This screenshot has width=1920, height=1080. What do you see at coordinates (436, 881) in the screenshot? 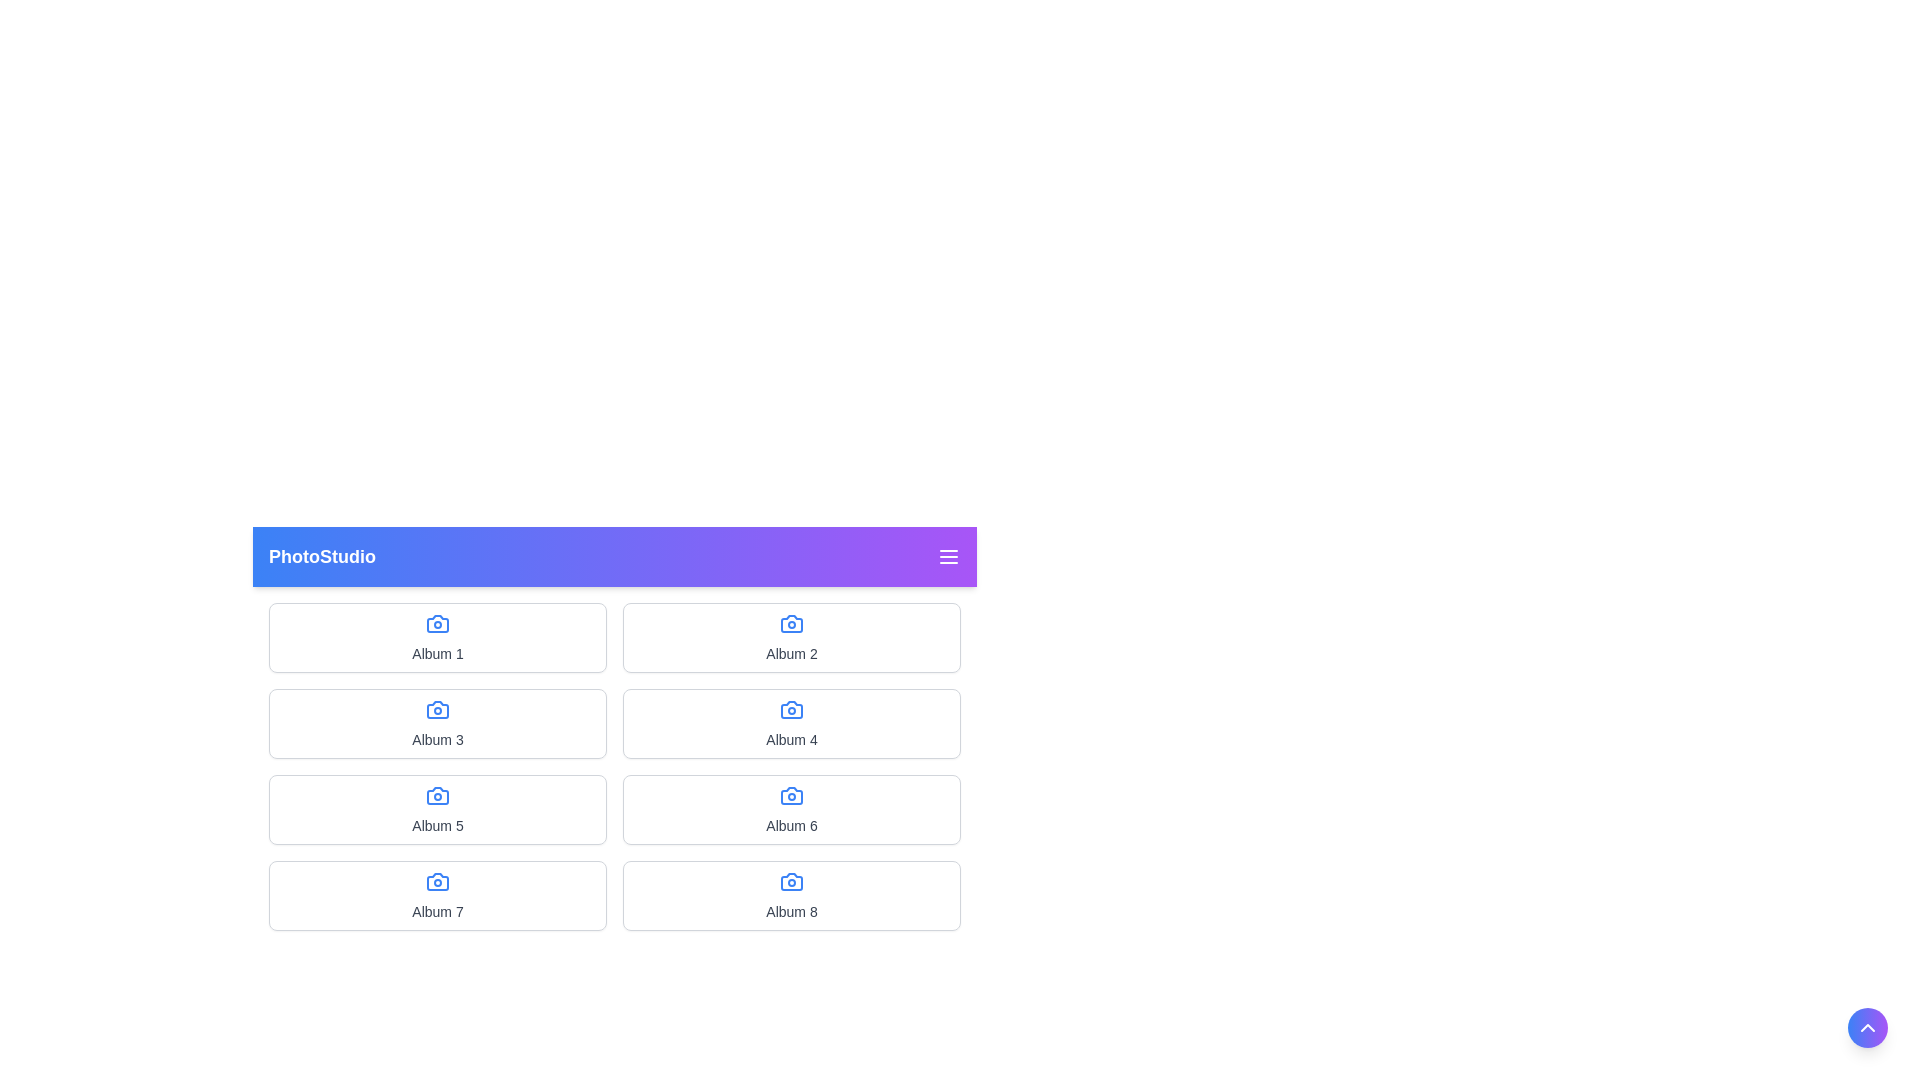
I see `the decorative camera icon located in the first column of the fourth row within the 'Album 7' box` at bounding box center [436, 881].